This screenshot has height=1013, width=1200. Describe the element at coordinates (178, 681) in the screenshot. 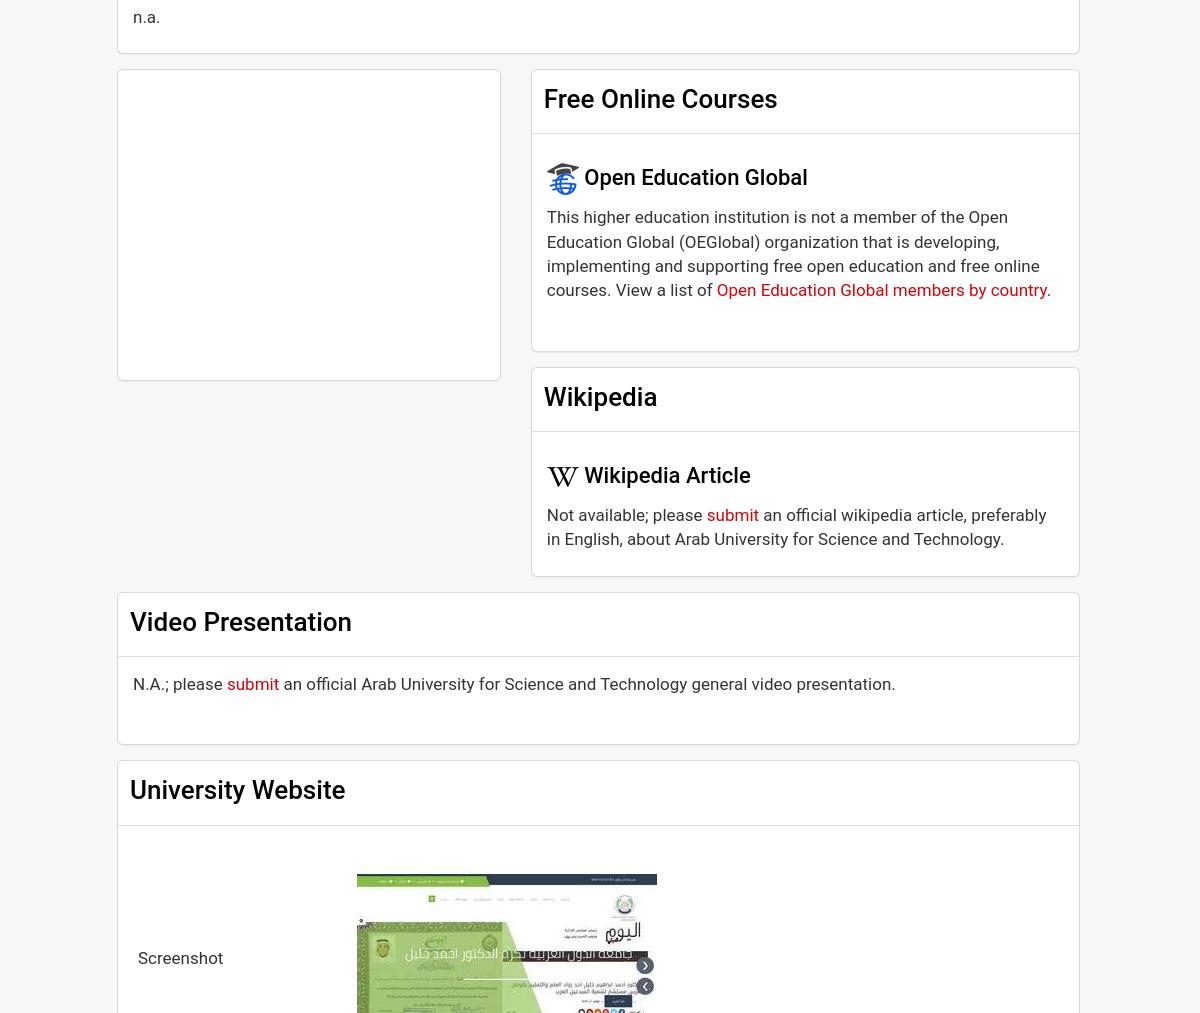

I see `'N.A.; please'` at that location.